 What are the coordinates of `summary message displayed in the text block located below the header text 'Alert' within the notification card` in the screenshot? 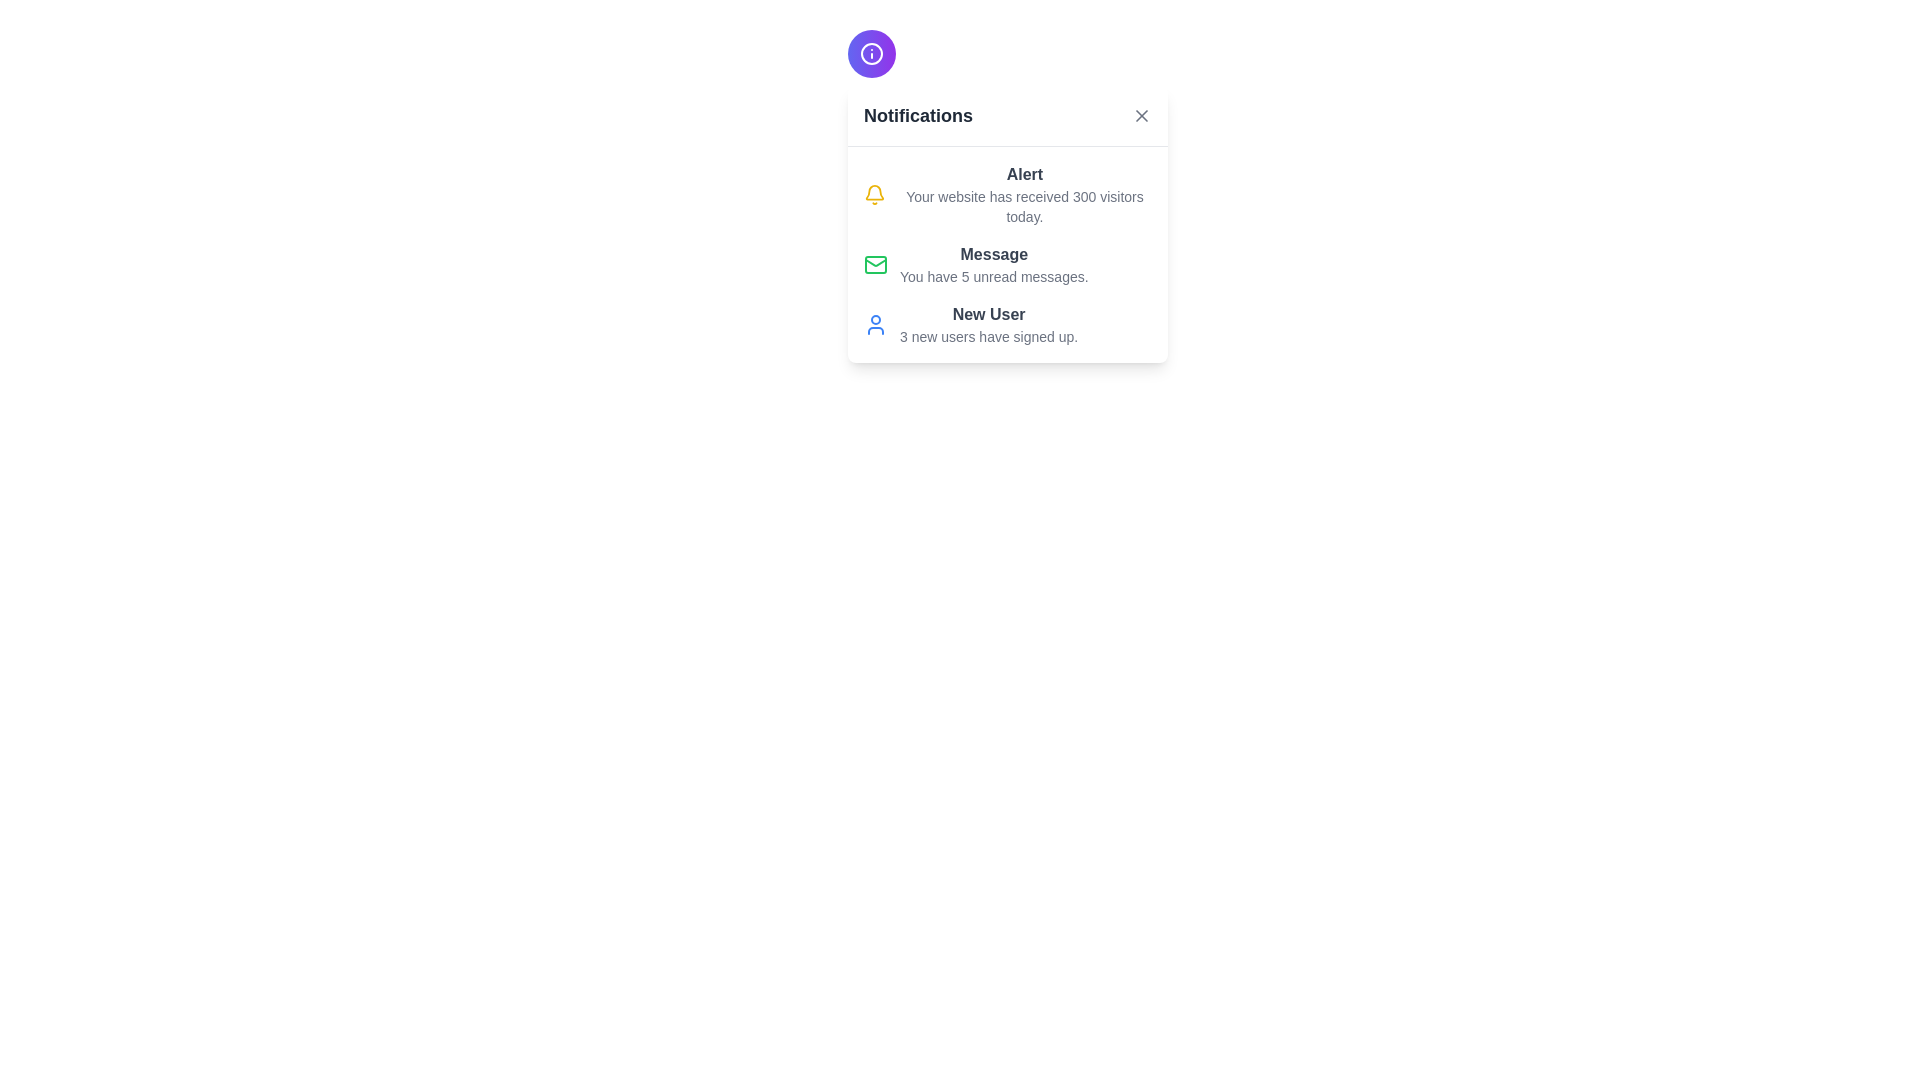 It's located at (1024, 207).